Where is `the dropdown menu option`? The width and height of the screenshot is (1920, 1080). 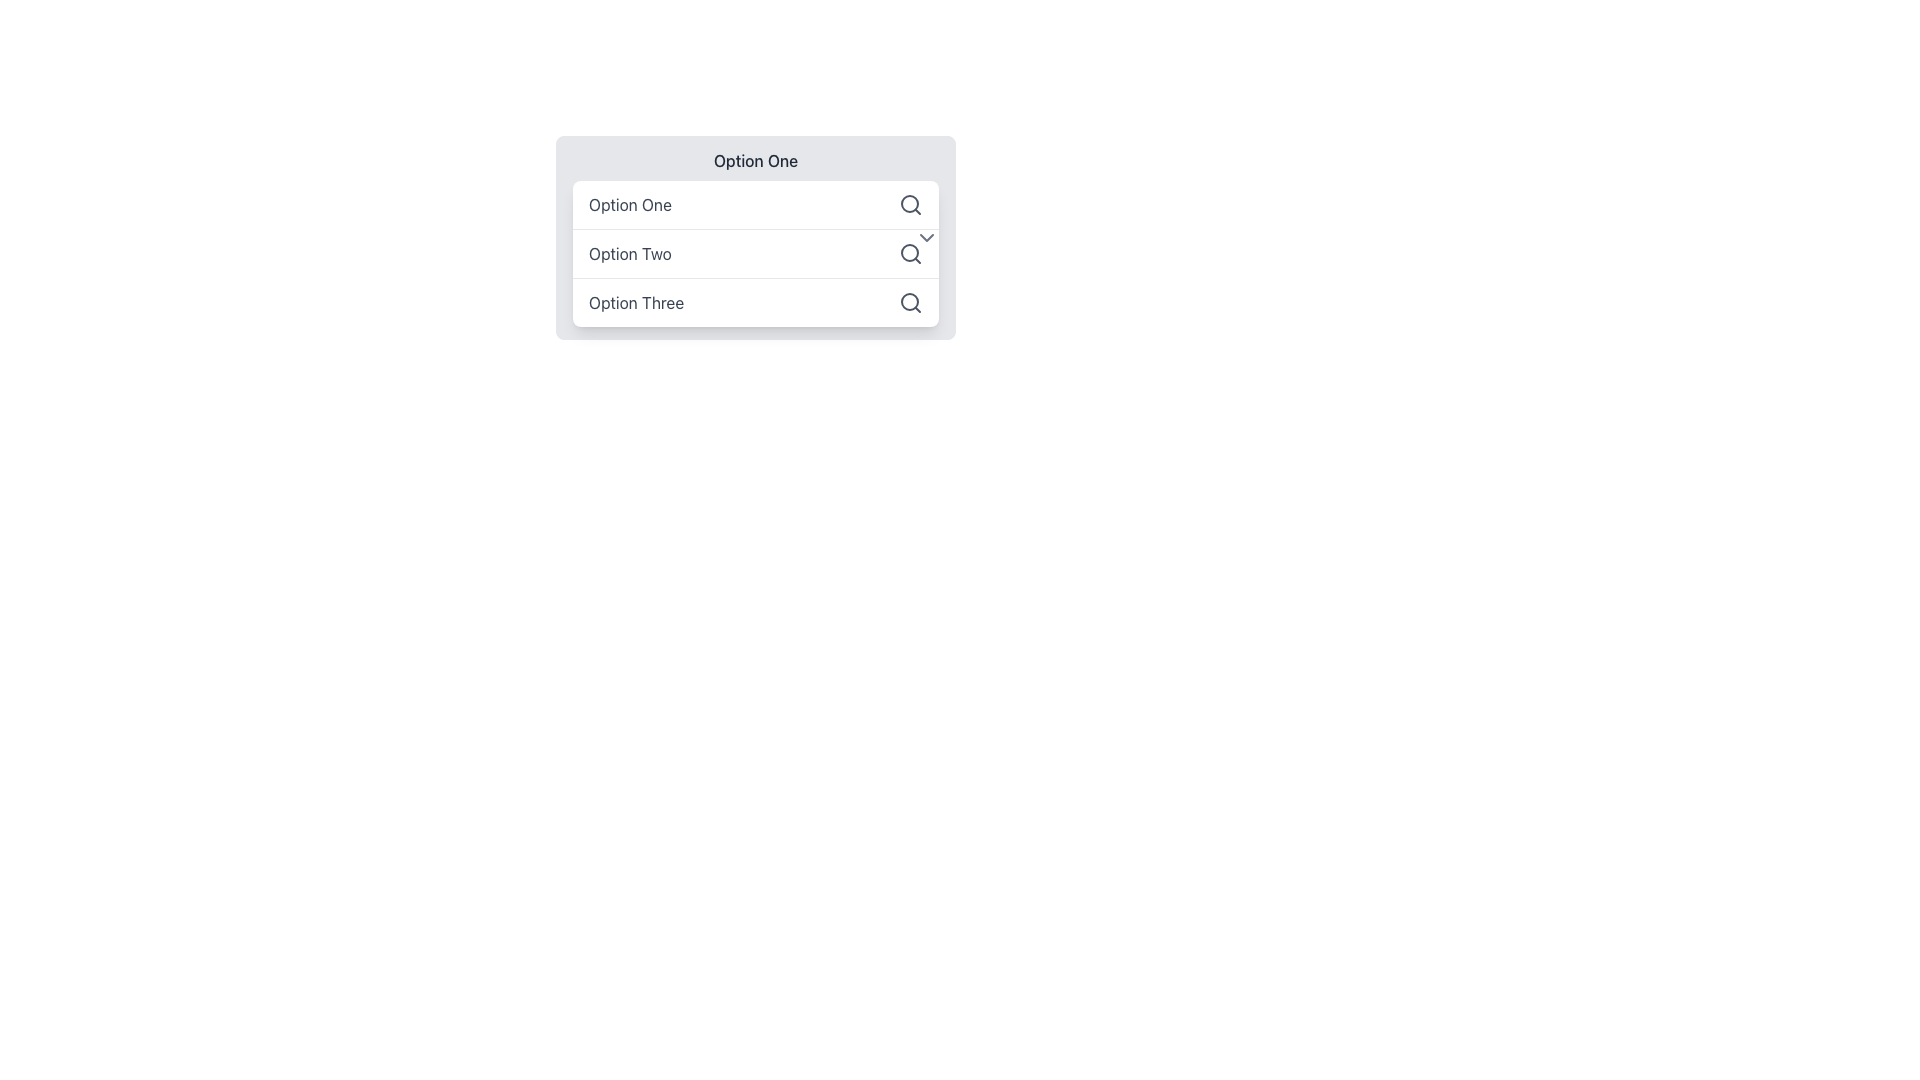 the dropdown menu option is located at coordinates (754, 253).